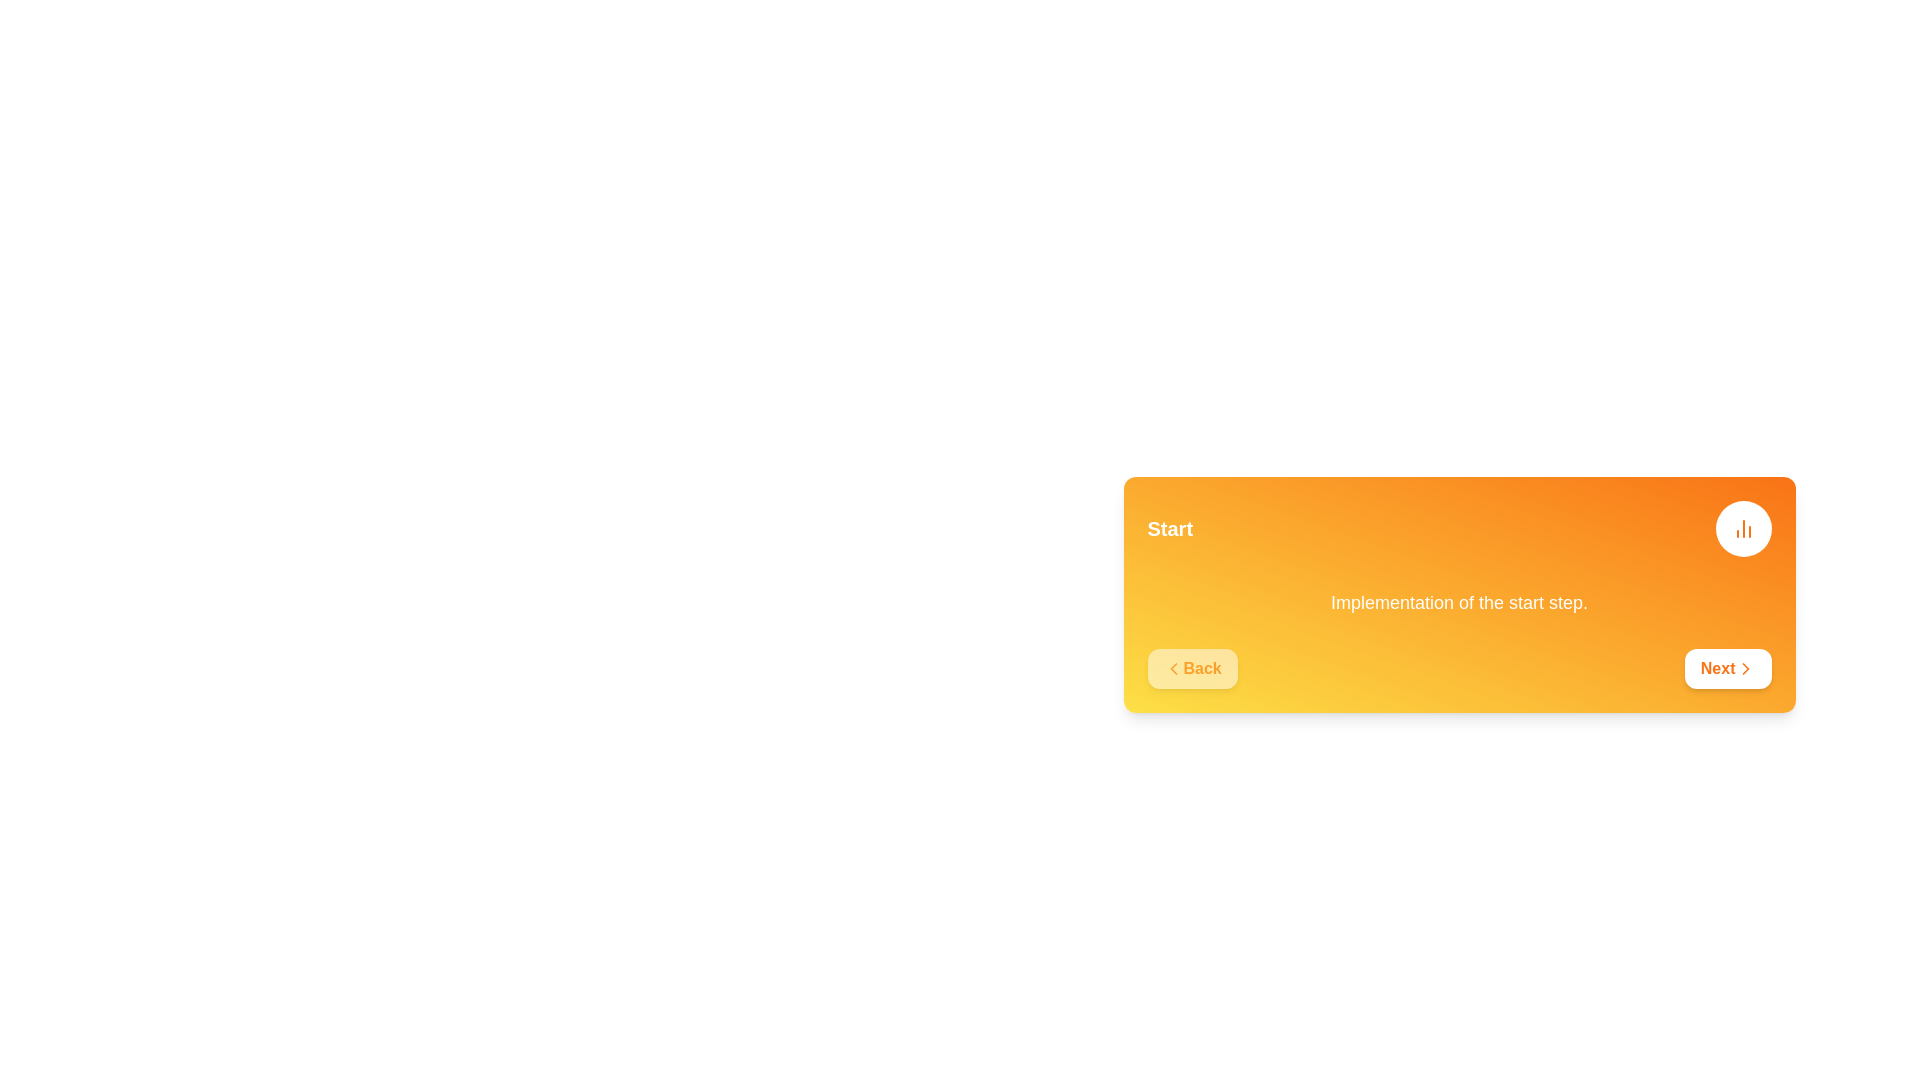 Image resolution: width=1920 pixels, height=1080 pixels. What do you see at coordinates (1744, 668) in the screenshot?
I see `the right-facing chevron icon located within the 'Next' button at the bottom-right corner of the orange card interface` at bounding box center [1744, 668].